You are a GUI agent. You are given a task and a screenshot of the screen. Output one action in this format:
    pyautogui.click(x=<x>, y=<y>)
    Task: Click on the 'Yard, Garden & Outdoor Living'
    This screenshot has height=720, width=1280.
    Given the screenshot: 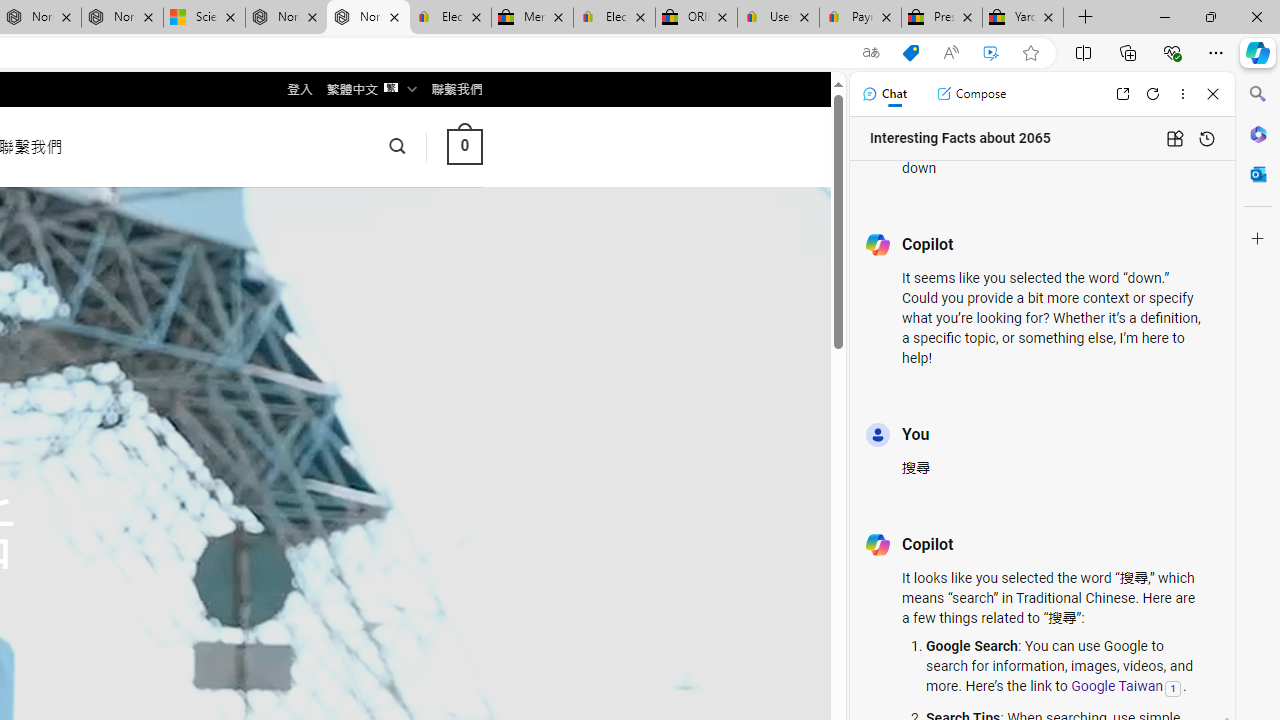 What is the action you would take?
    pyautogui.click(x=1023, y=17)
    